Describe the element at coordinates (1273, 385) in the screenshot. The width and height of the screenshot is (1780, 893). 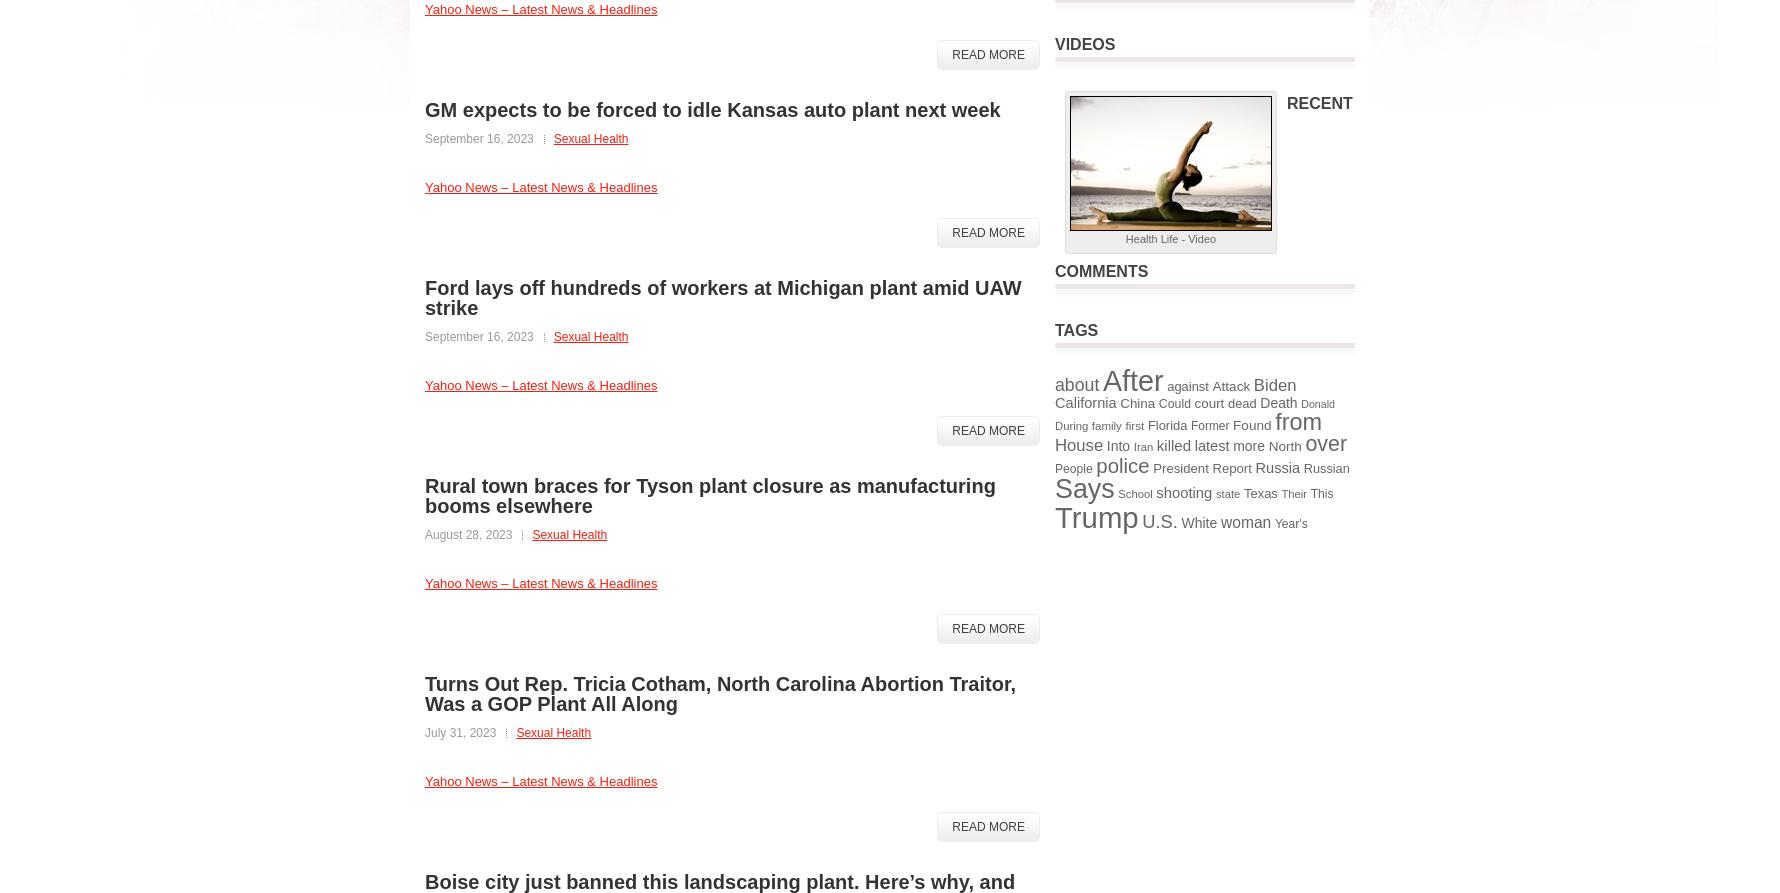
I see `'Biden'` at that location.